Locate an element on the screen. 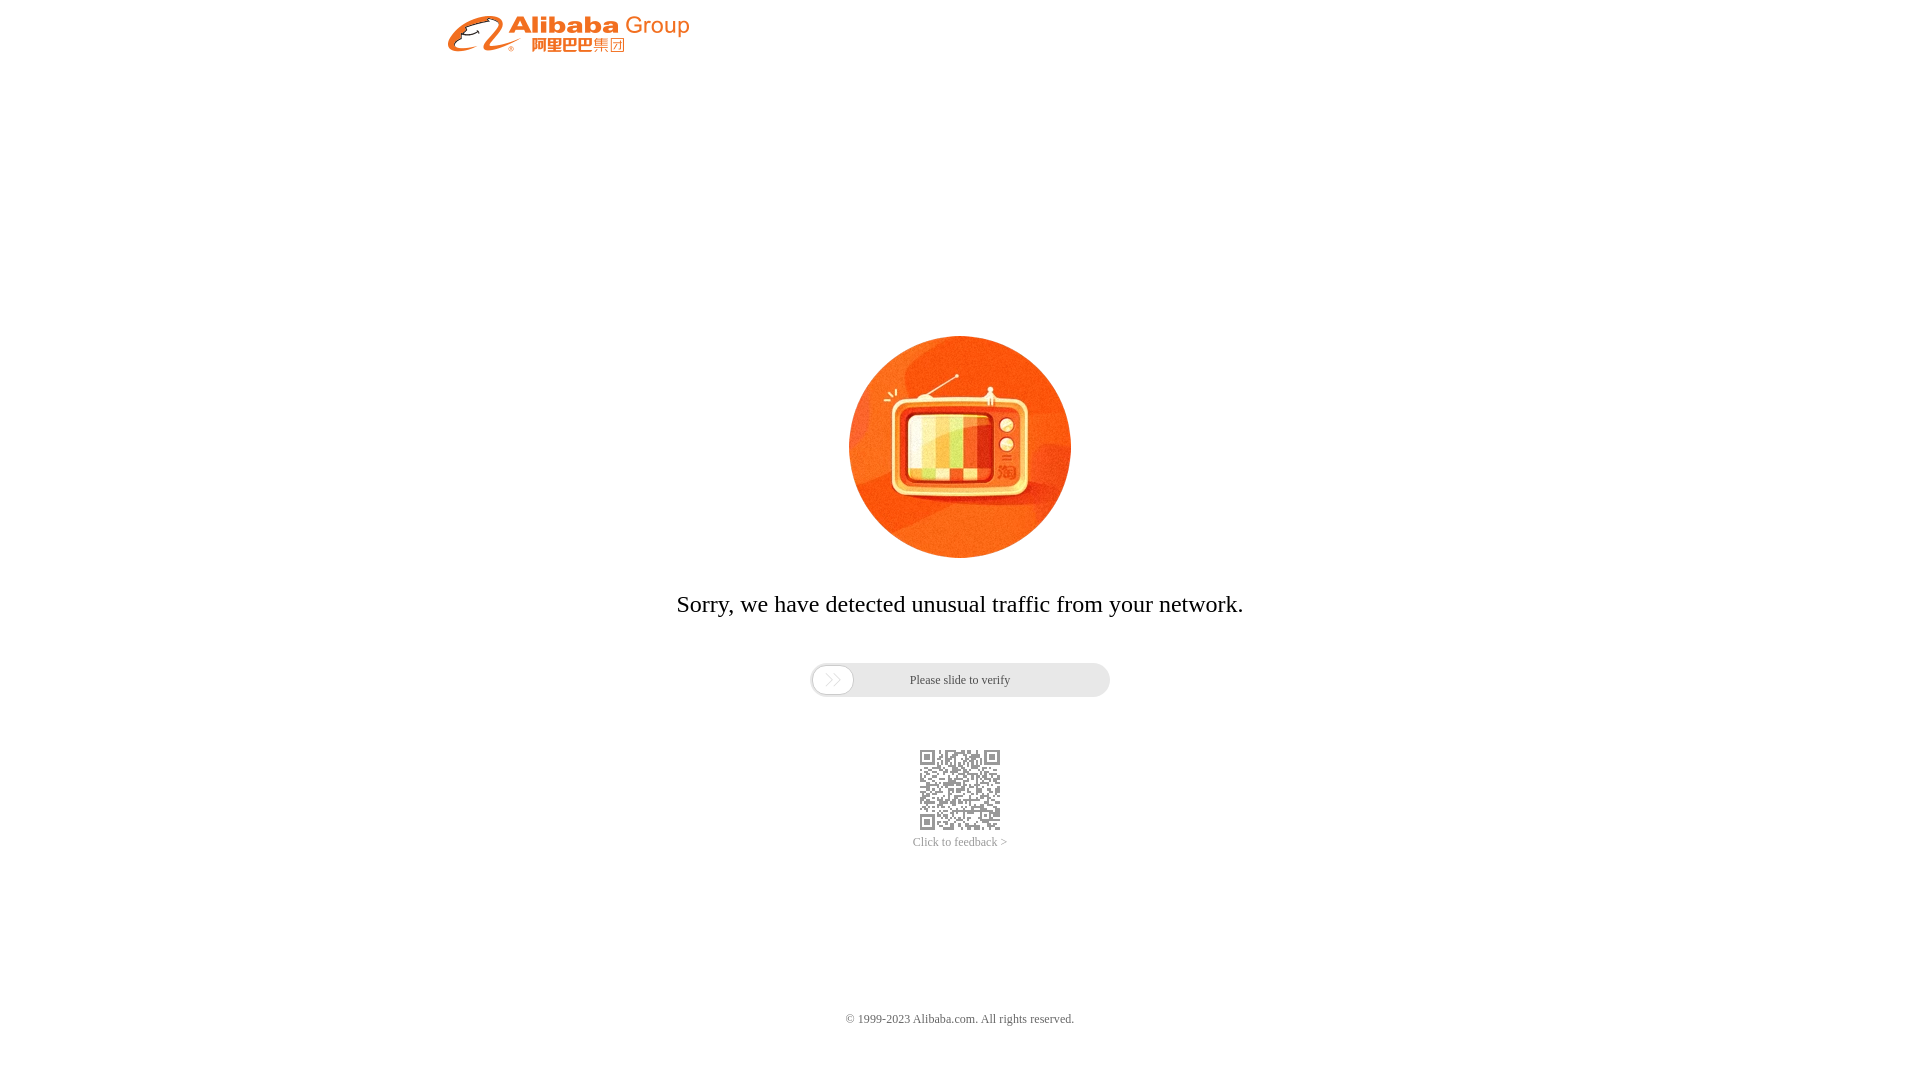  'Click to feedback >' is located at coordinates (960, 842).